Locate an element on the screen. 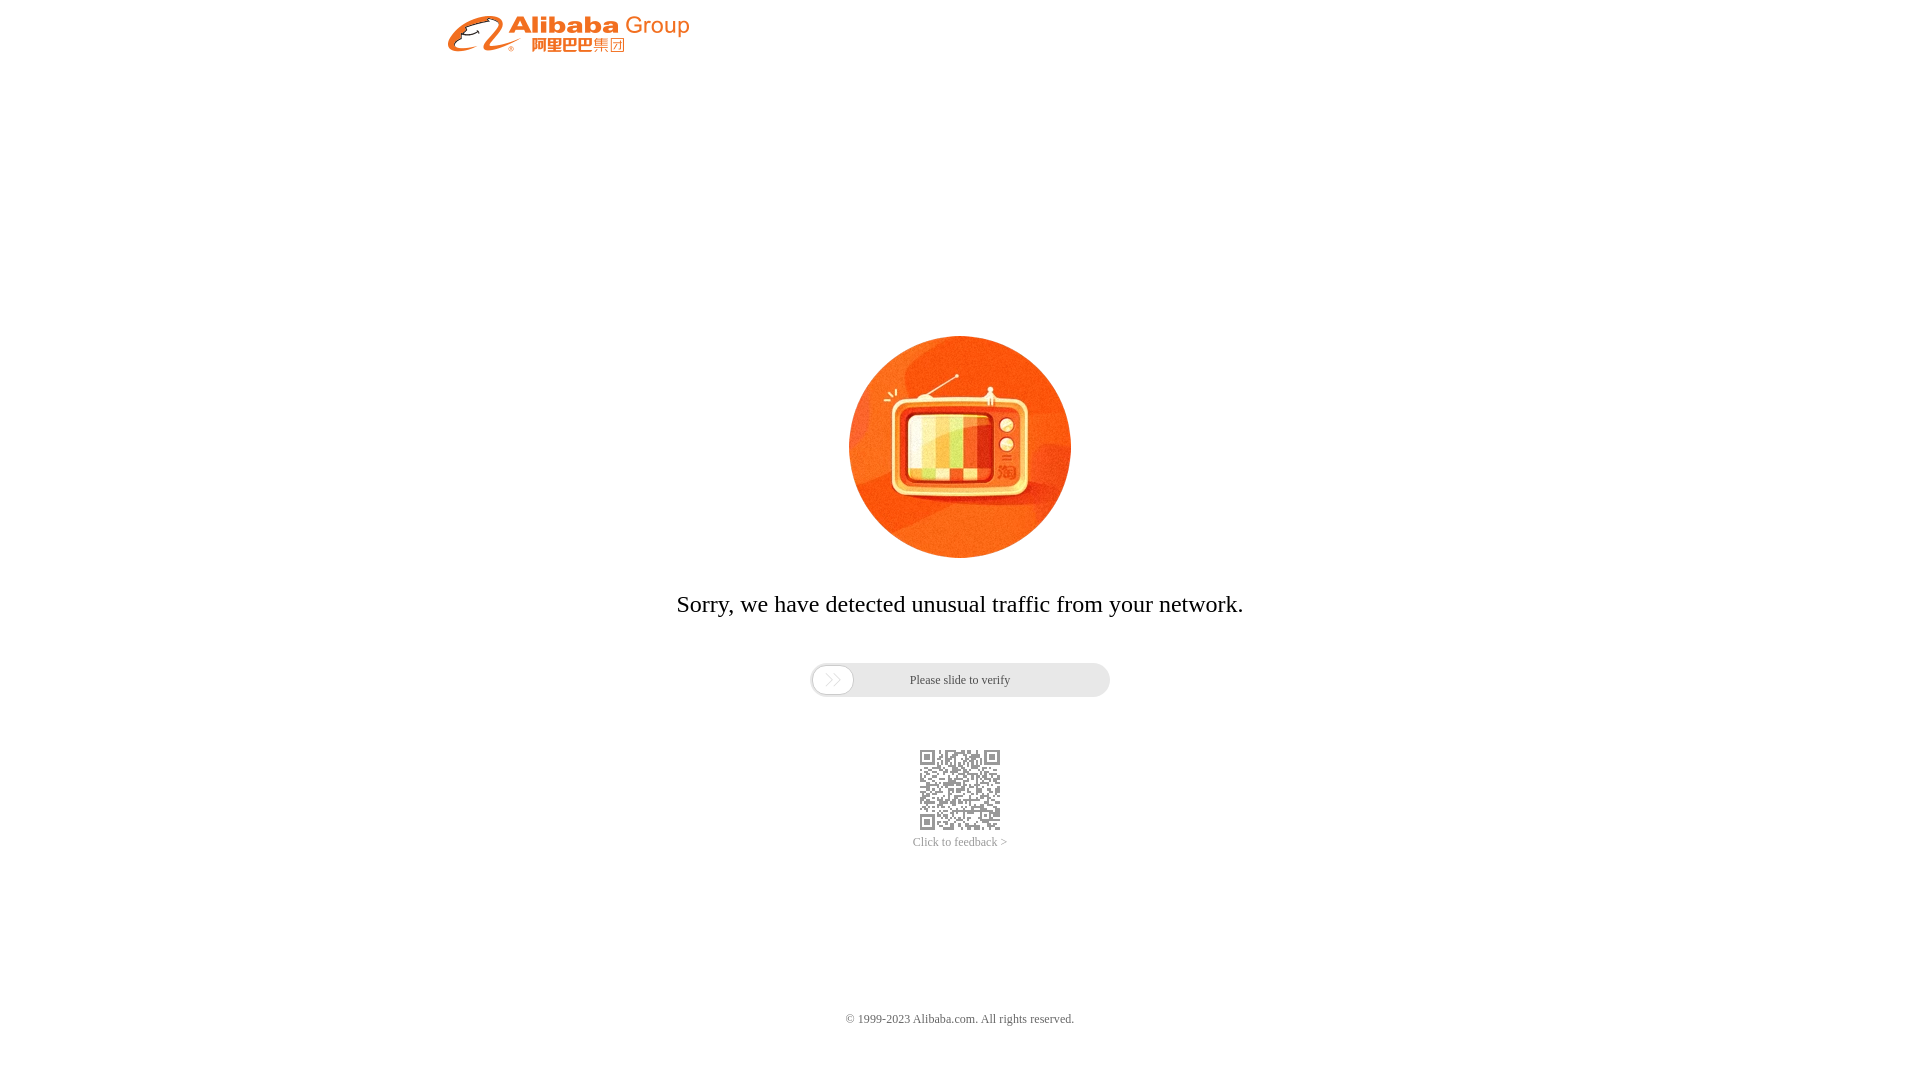  'Click to feedback >' is located at coordinates (960, 842).